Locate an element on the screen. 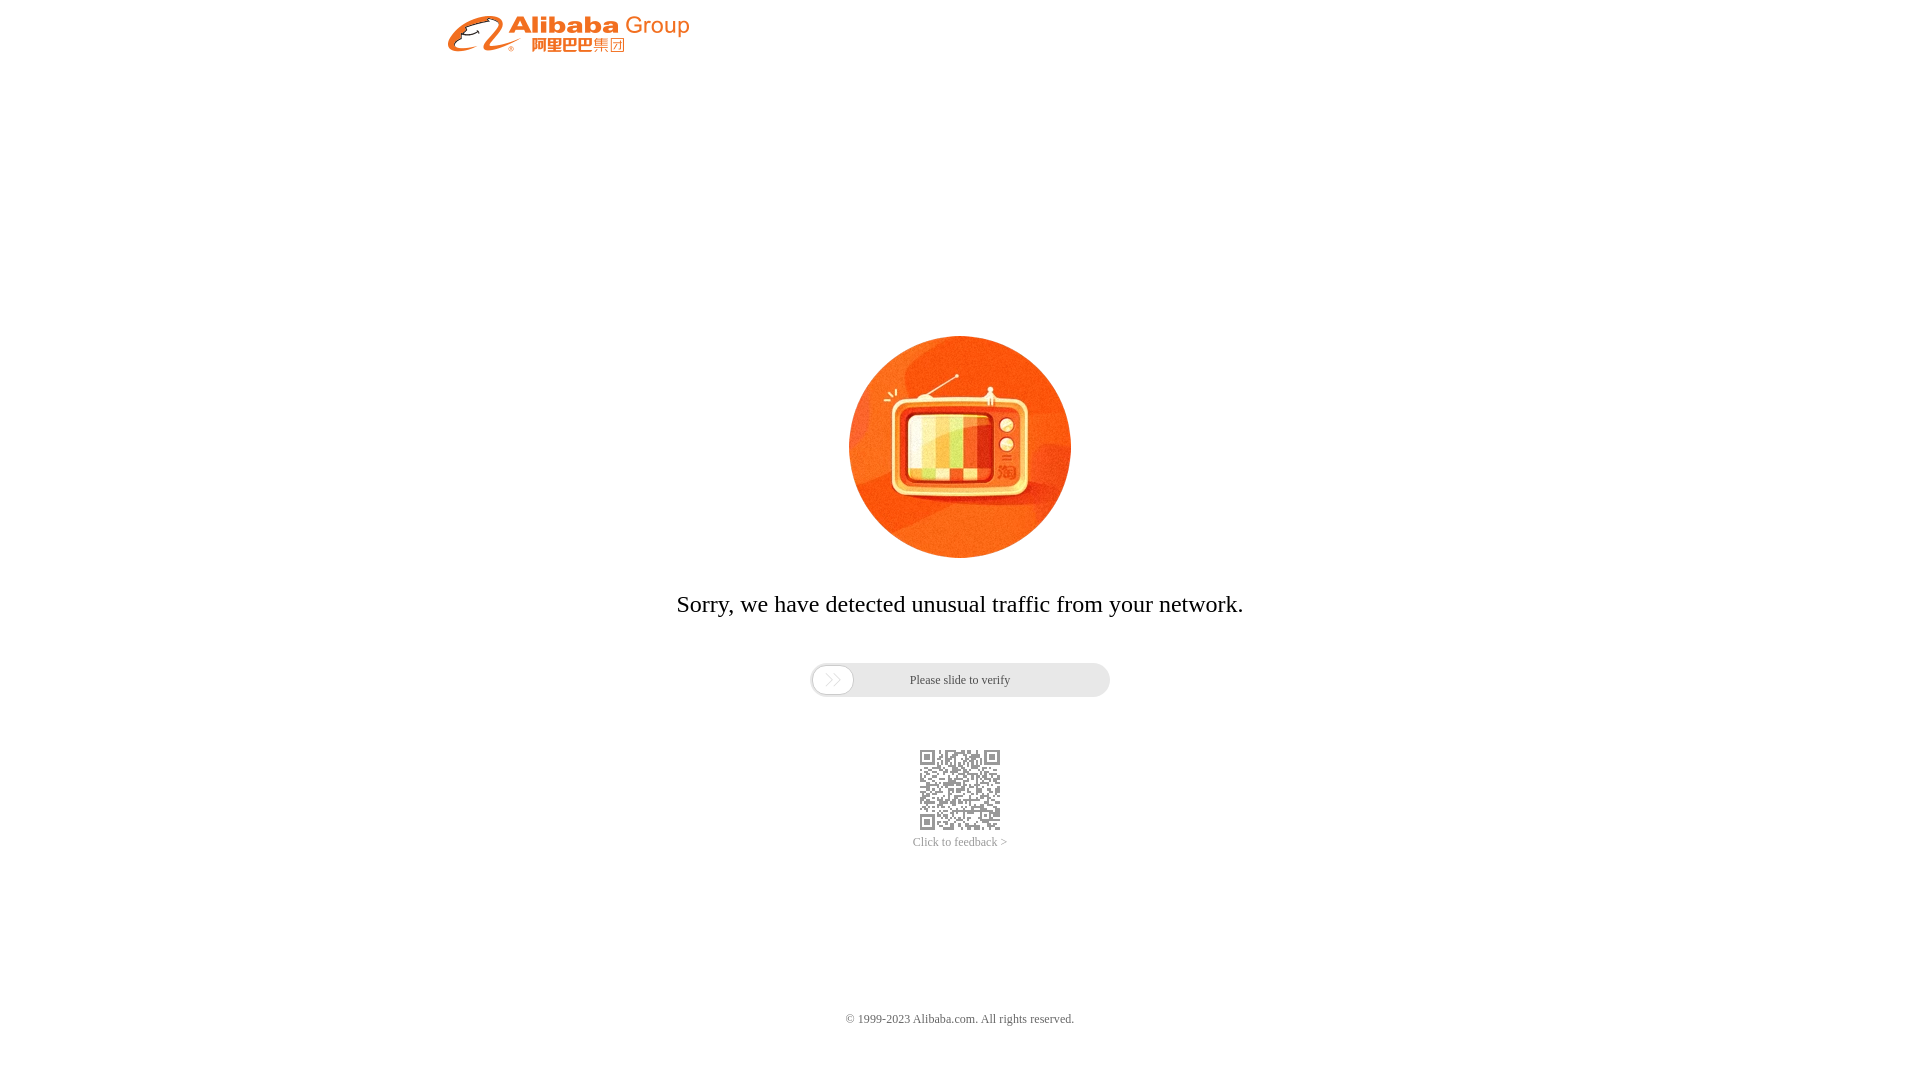  'Click to feedback >' is located at coordinates (960, 842).